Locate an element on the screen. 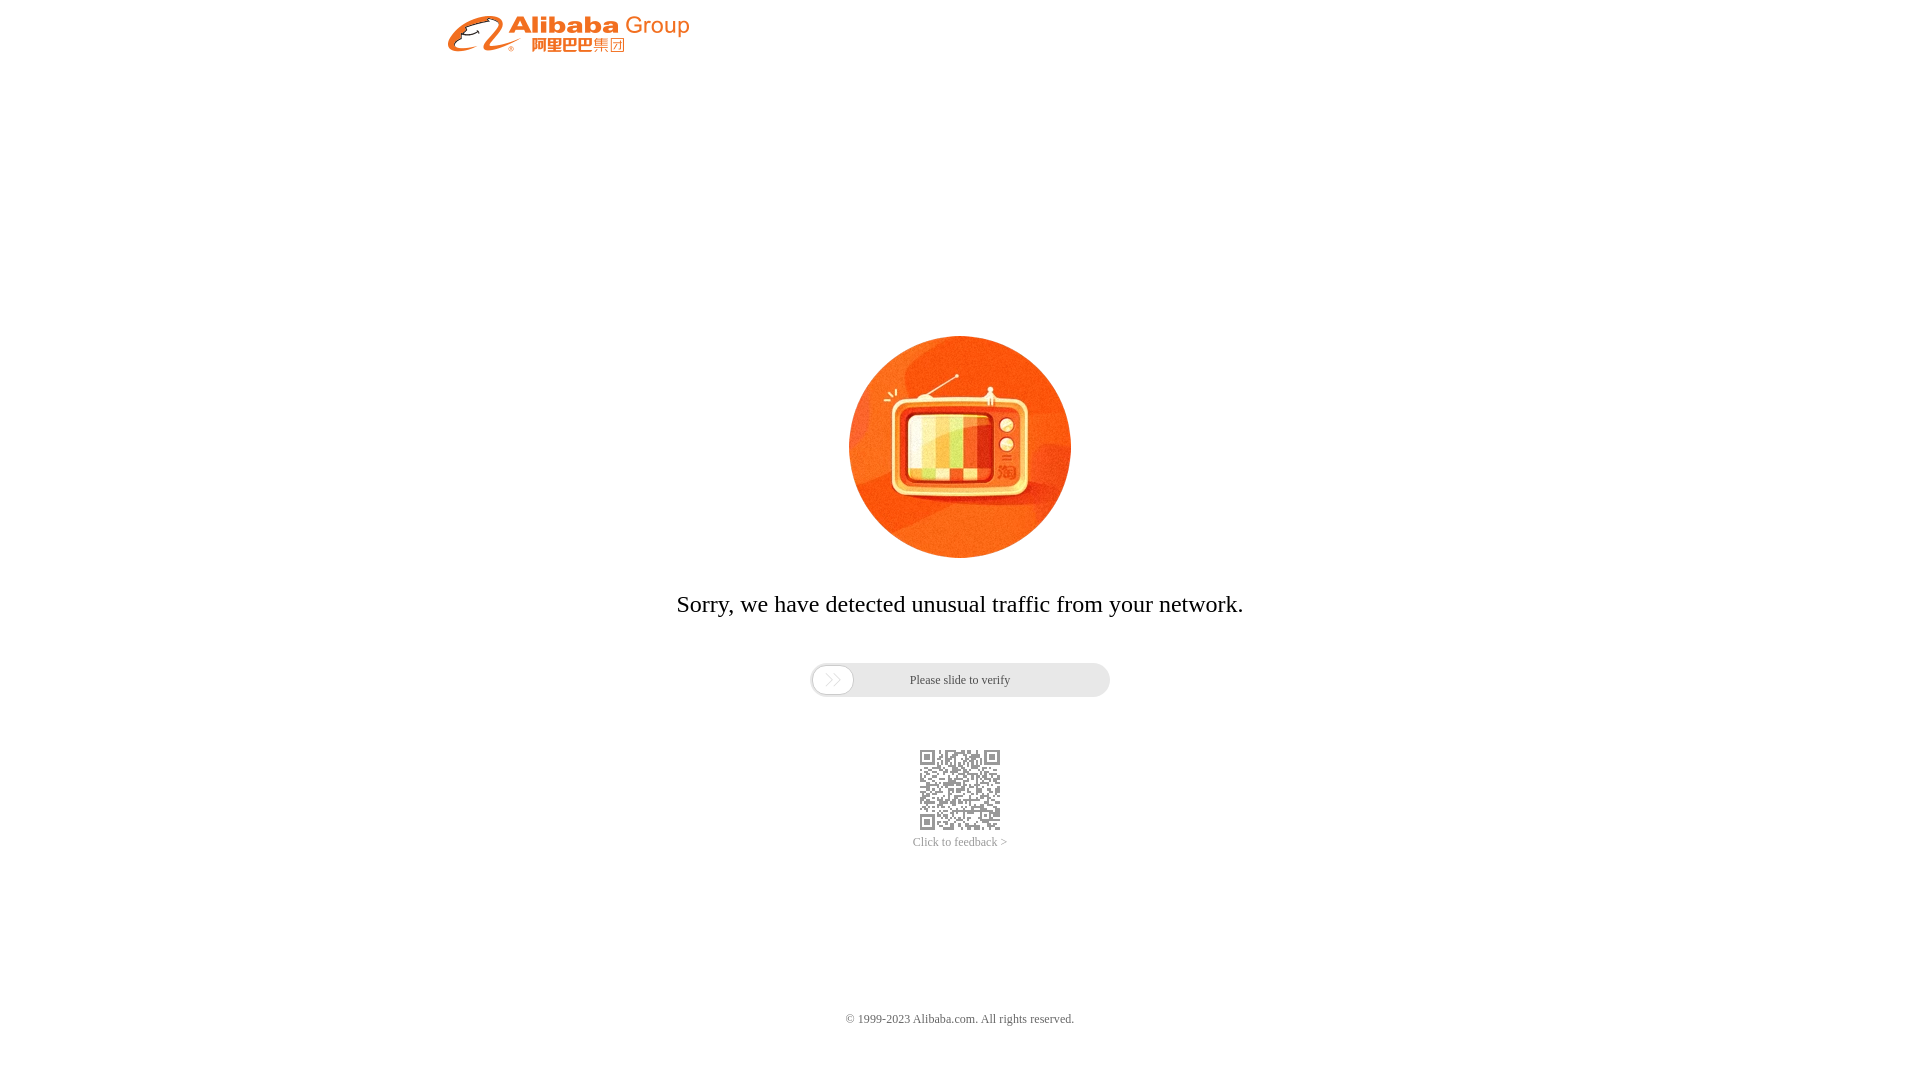  'Click to feedback >' is located at coordinates (960, 842).